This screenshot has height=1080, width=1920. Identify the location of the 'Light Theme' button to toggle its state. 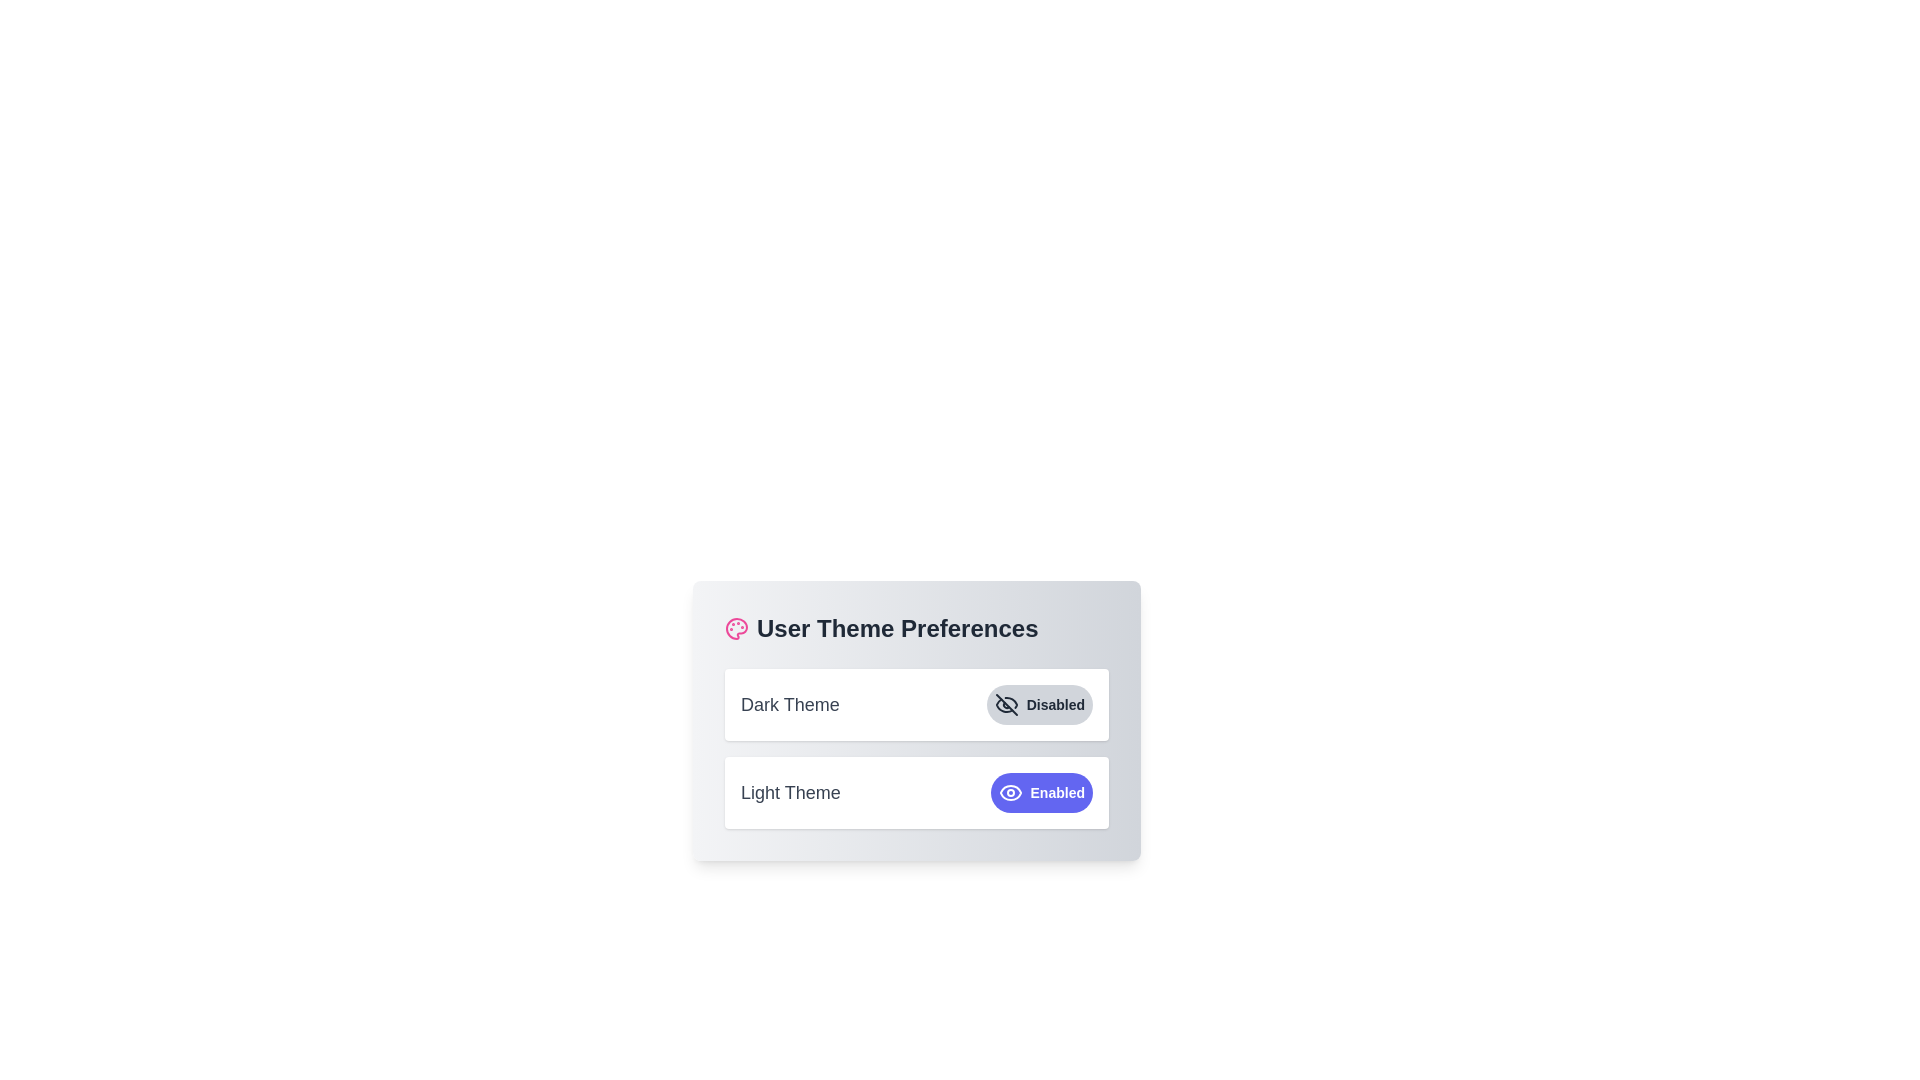
(1040, 792).